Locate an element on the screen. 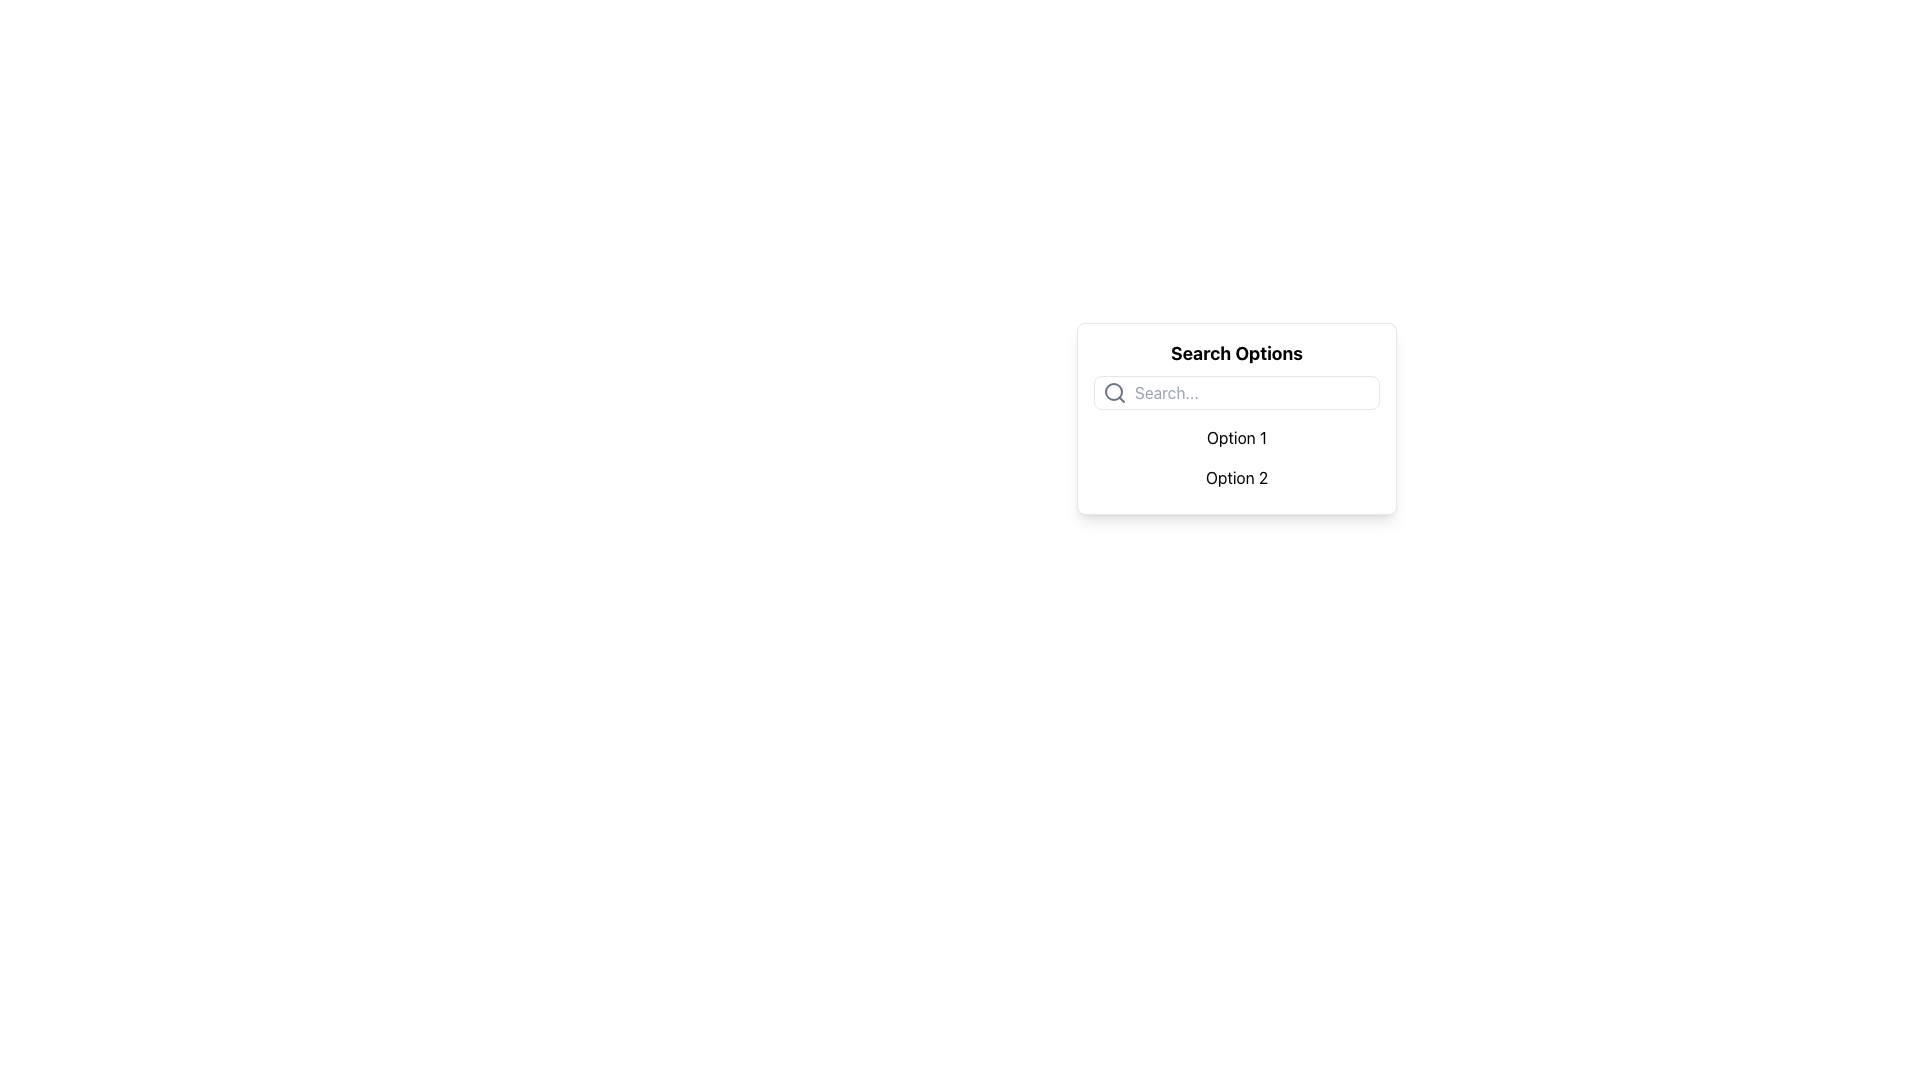  the text label displaying 'Option 2' is located at coordinates (1236, 478).